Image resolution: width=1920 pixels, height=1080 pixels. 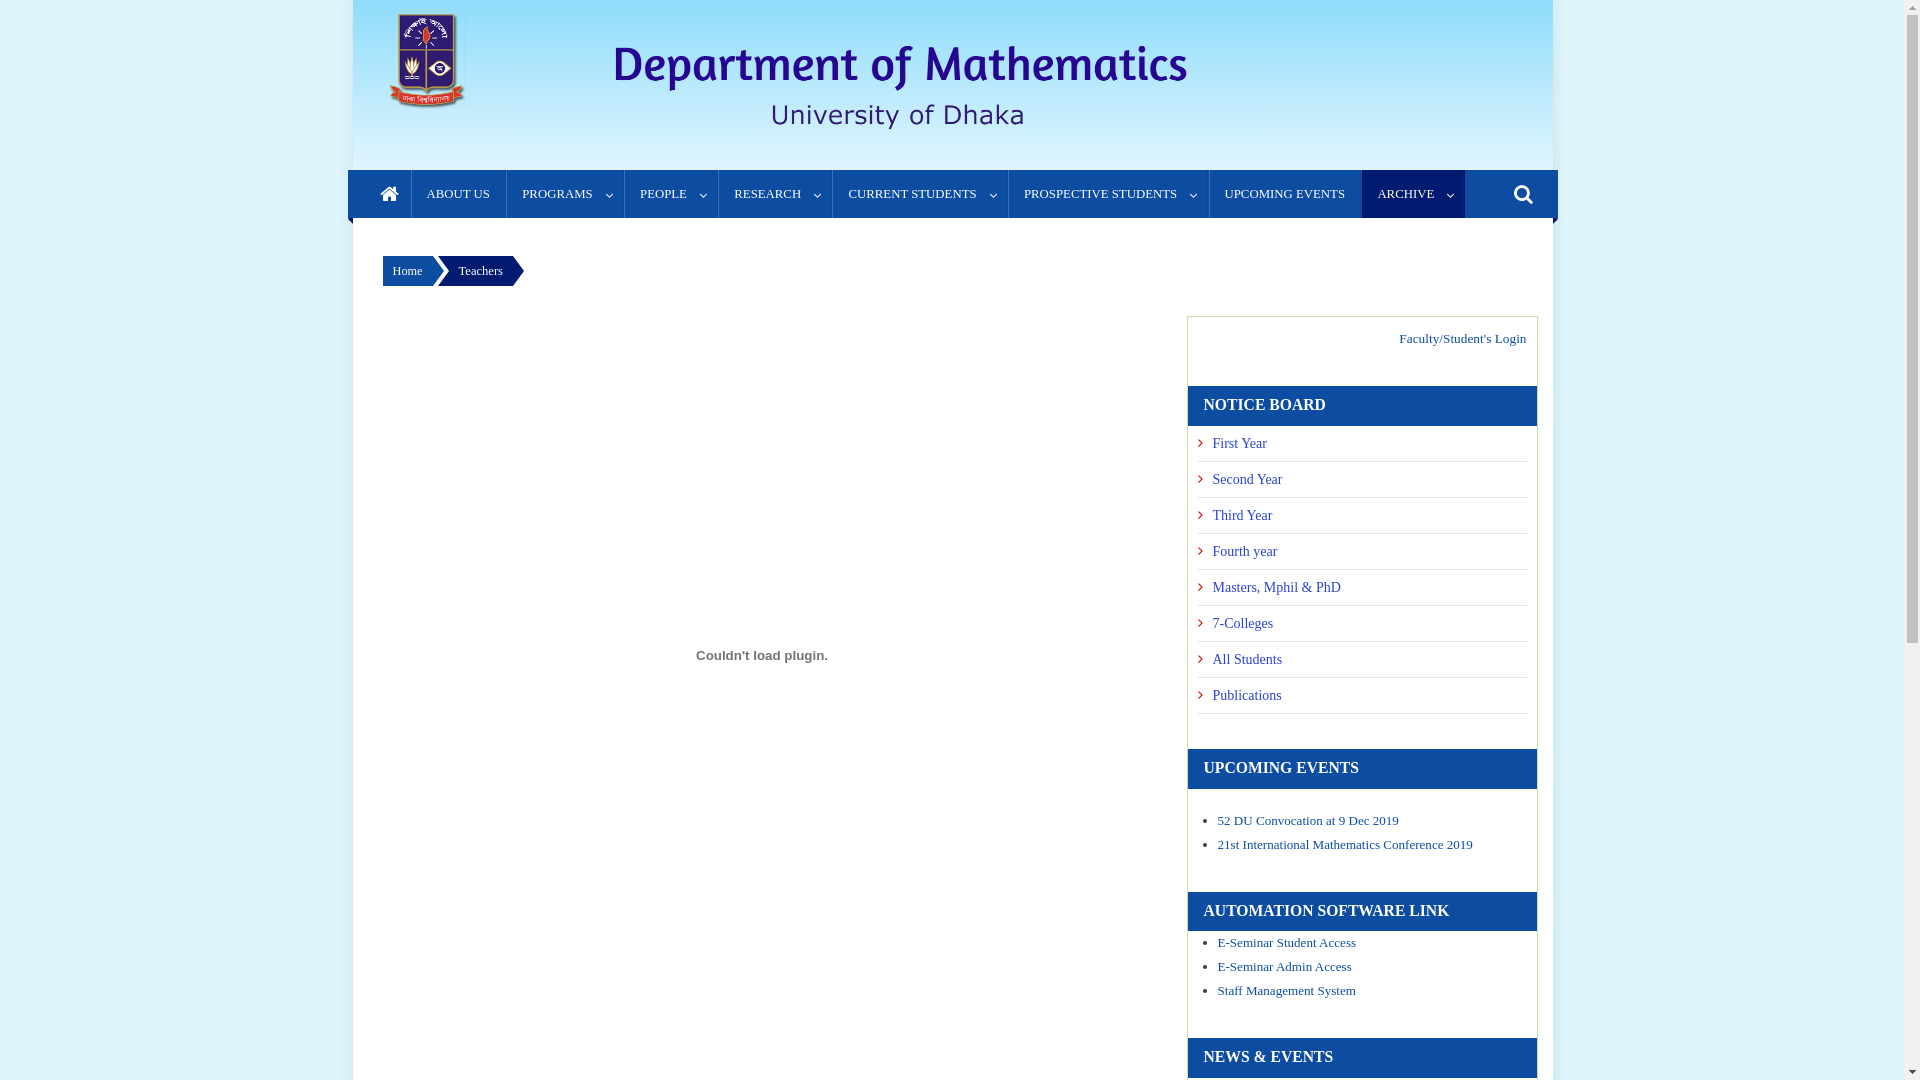 What do you see at coordinates (1198, 515) in the screenshot?
I see `'Third Year'` at bounding box center [1198, 515].